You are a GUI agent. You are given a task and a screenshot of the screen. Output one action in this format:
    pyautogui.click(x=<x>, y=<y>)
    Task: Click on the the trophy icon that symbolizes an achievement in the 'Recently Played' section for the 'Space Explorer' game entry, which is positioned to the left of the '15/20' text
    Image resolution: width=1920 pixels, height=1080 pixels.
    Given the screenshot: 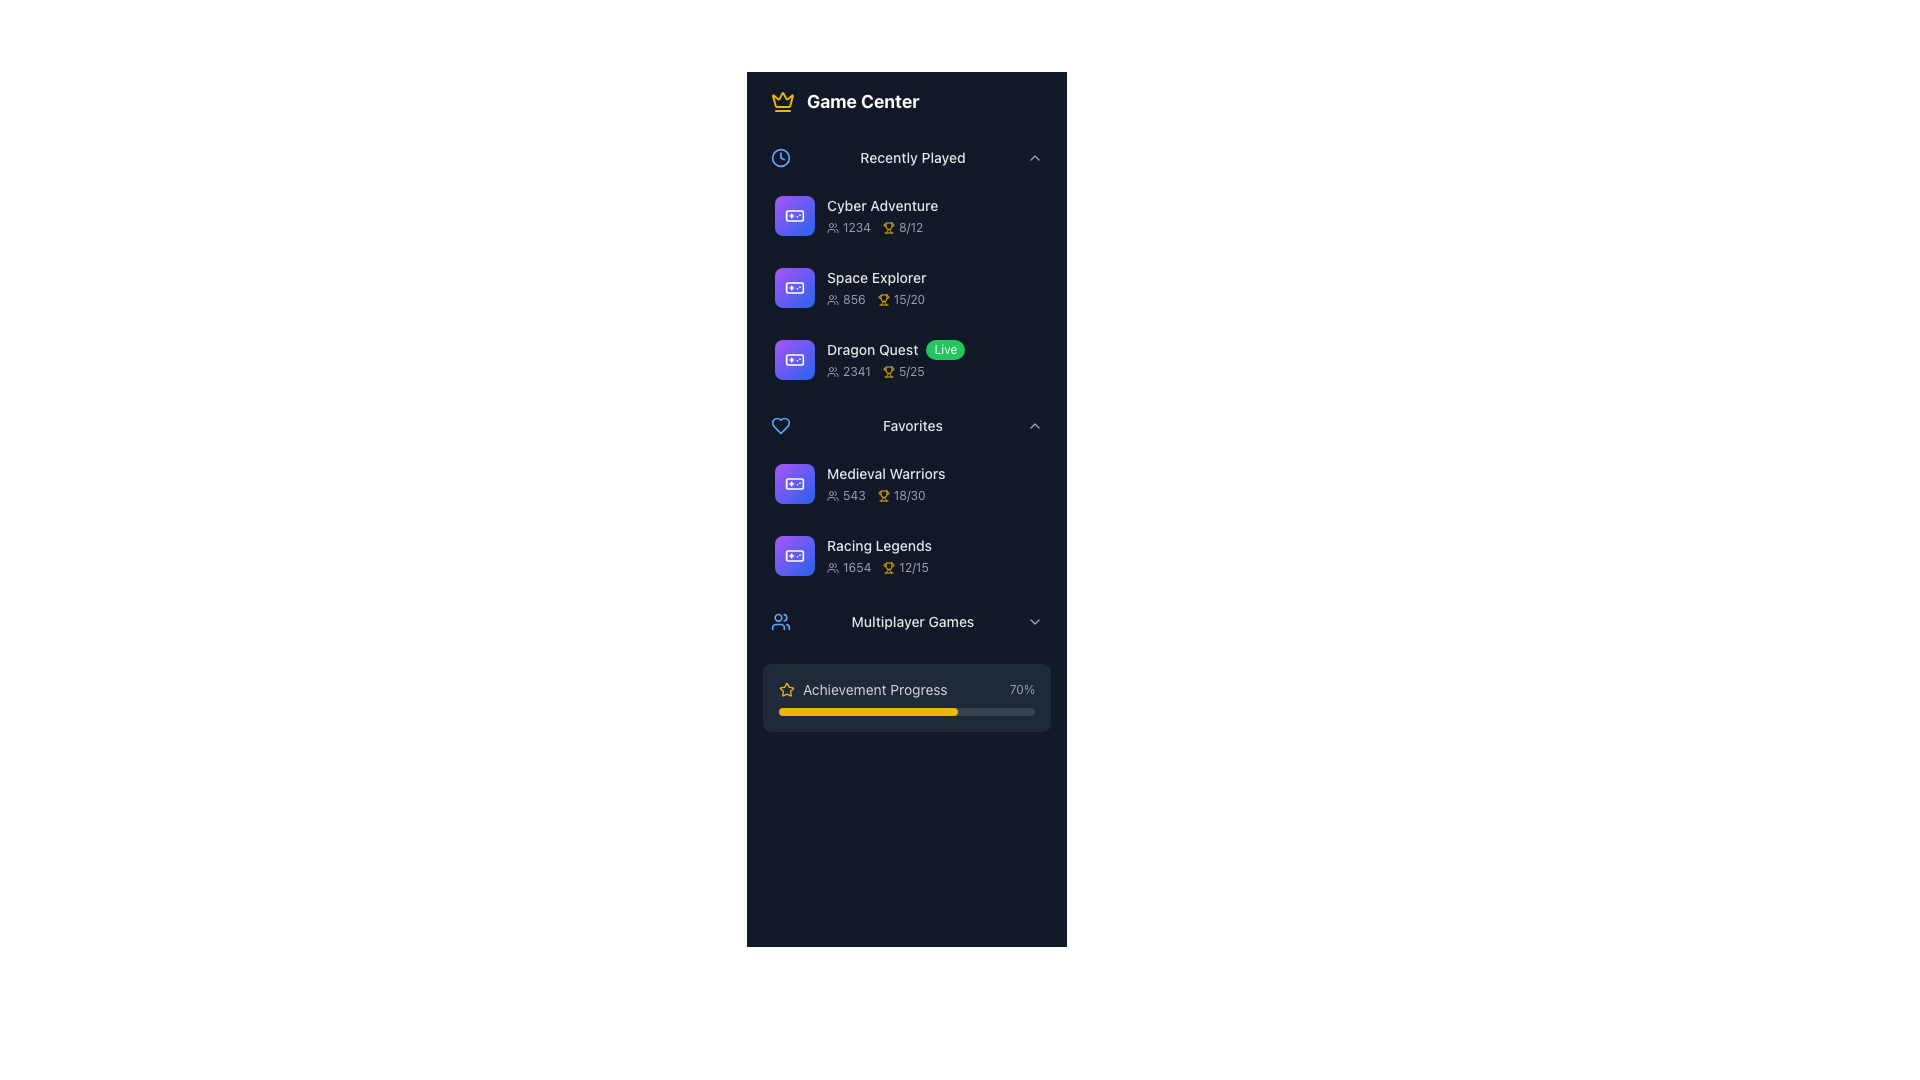 What is the action you would take?
    pyautogui.click(x=882, y=300)
    